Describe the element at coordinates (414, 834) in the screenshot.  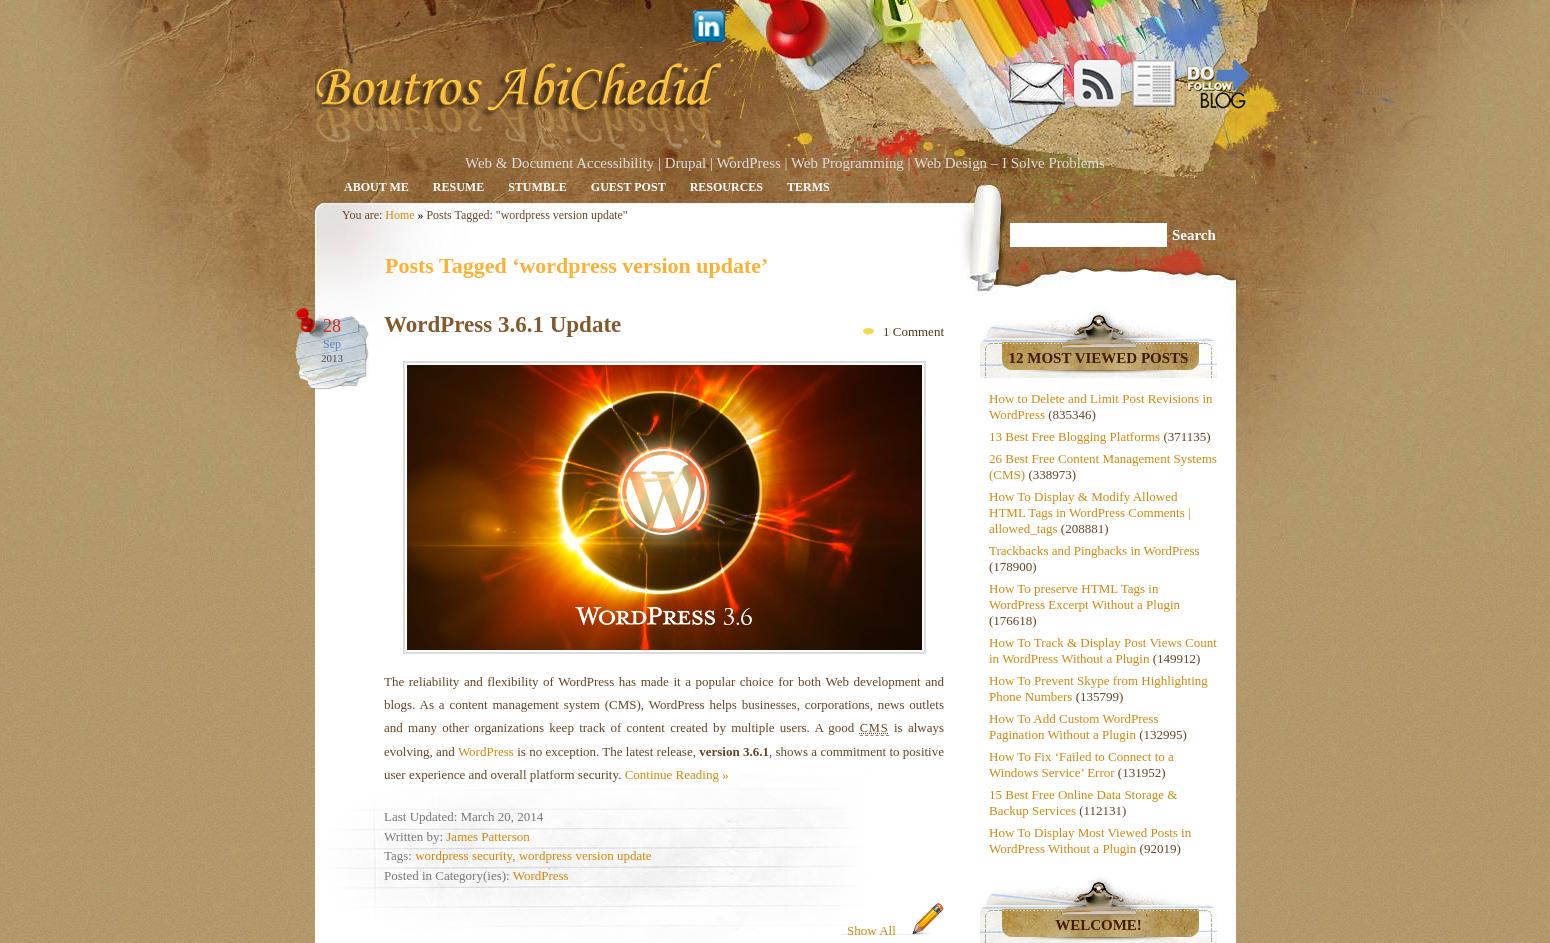
I see `'Written by:'` at that location.